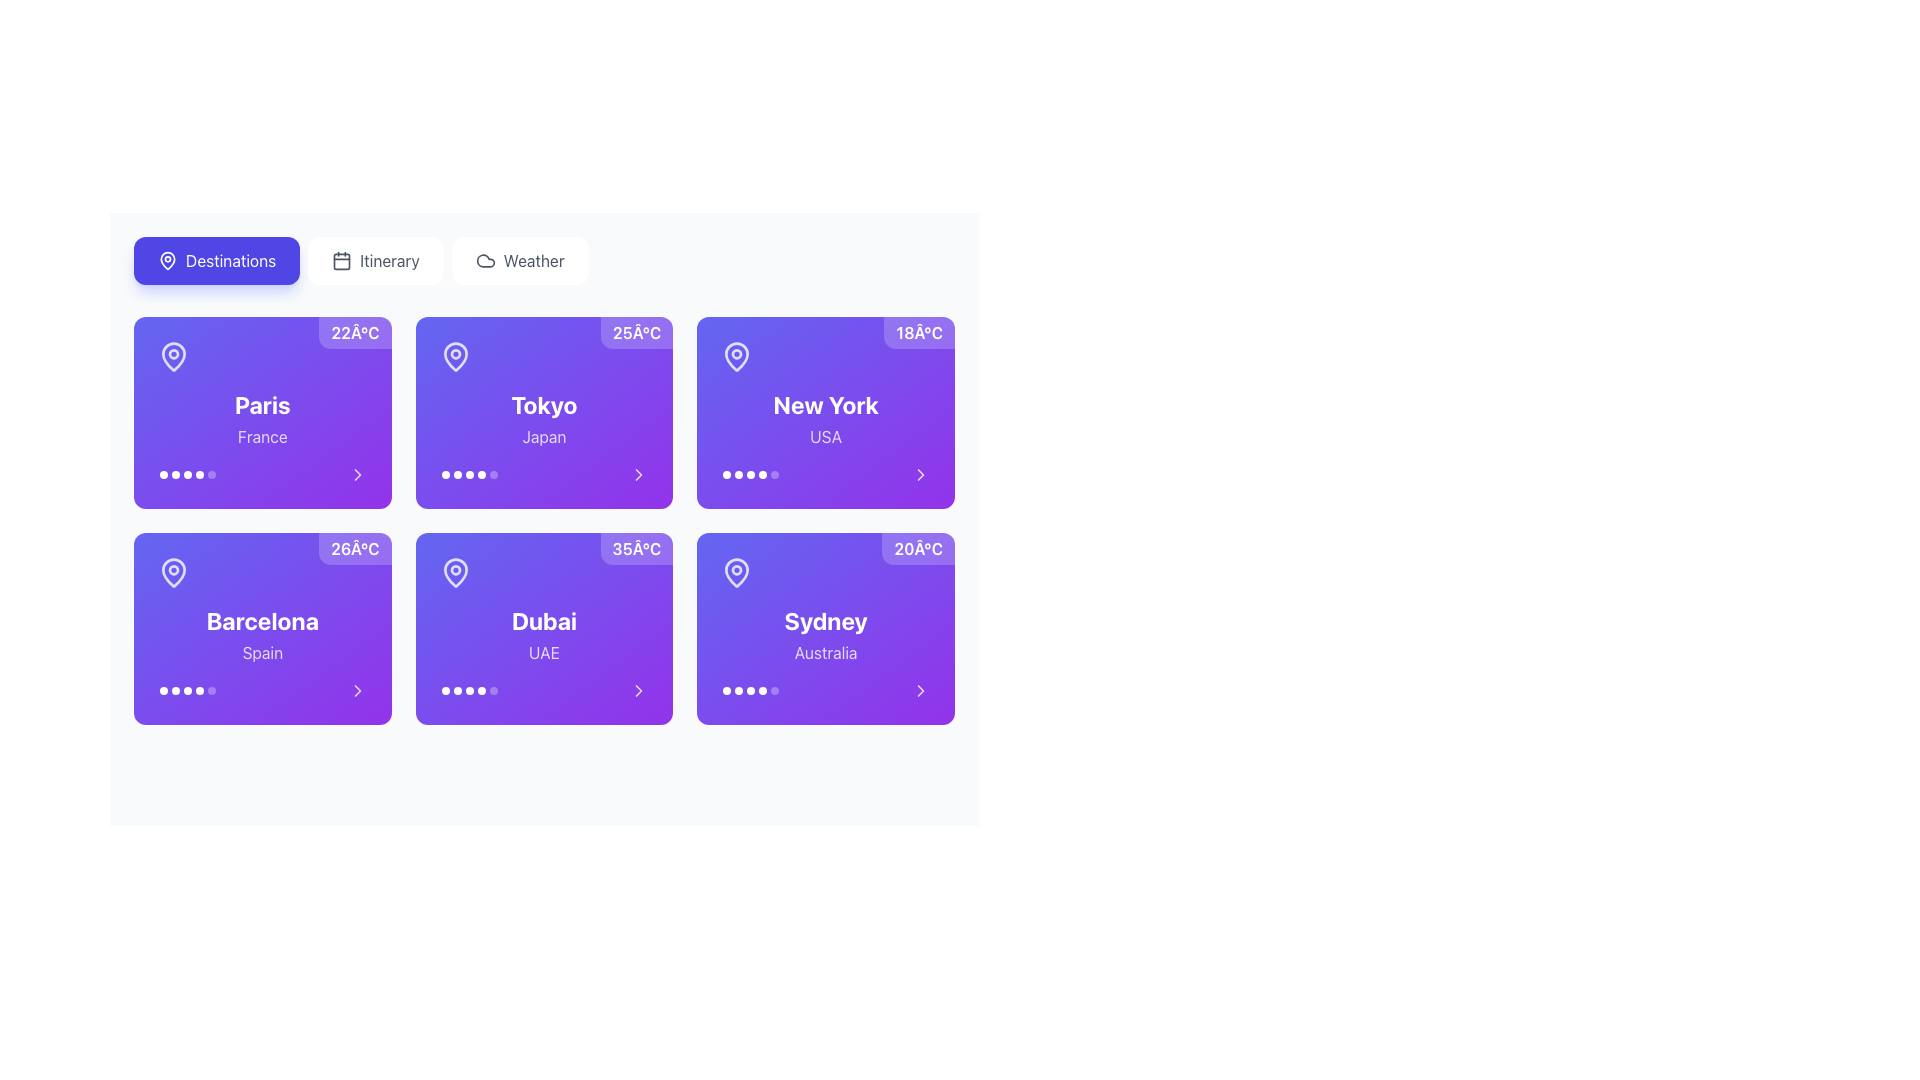 This screenshot has height=1080, width=1920. Describe the element at coordinates (638, 689) in the screenshot. I see `the chevron icon located at the bottom-right corner of the 'Dubai' card` at that location.